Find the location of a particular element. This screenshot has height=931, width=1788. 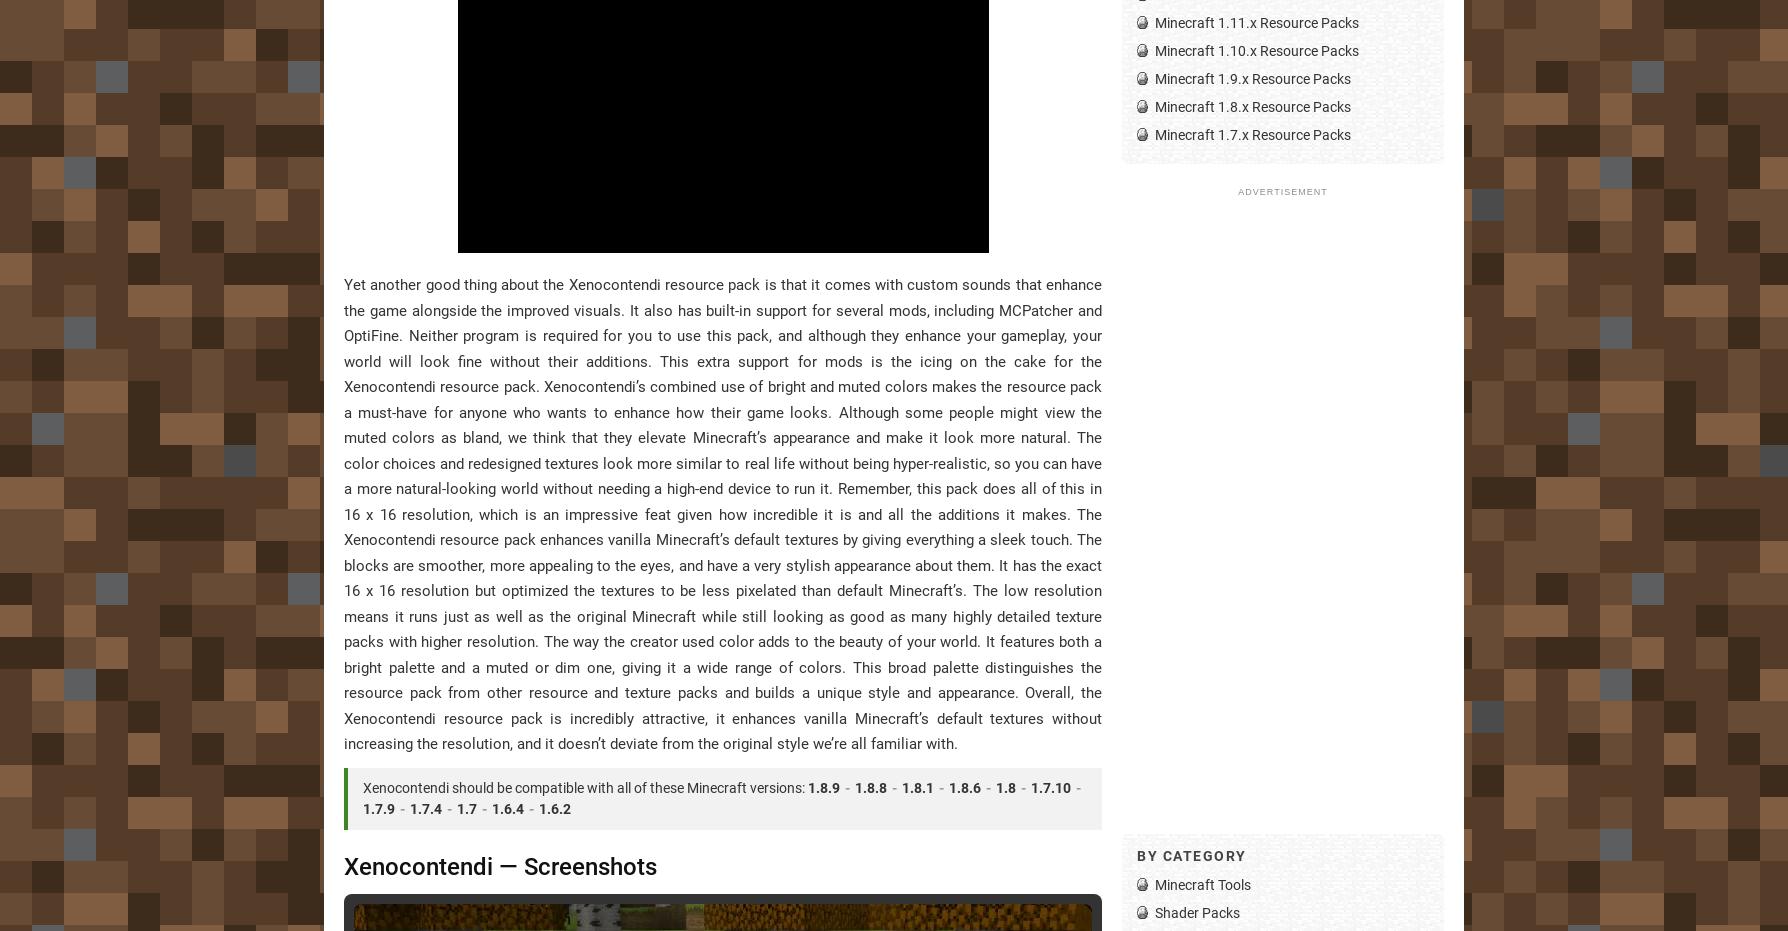

'1.7.10' is located at coordinates (1050, 786).